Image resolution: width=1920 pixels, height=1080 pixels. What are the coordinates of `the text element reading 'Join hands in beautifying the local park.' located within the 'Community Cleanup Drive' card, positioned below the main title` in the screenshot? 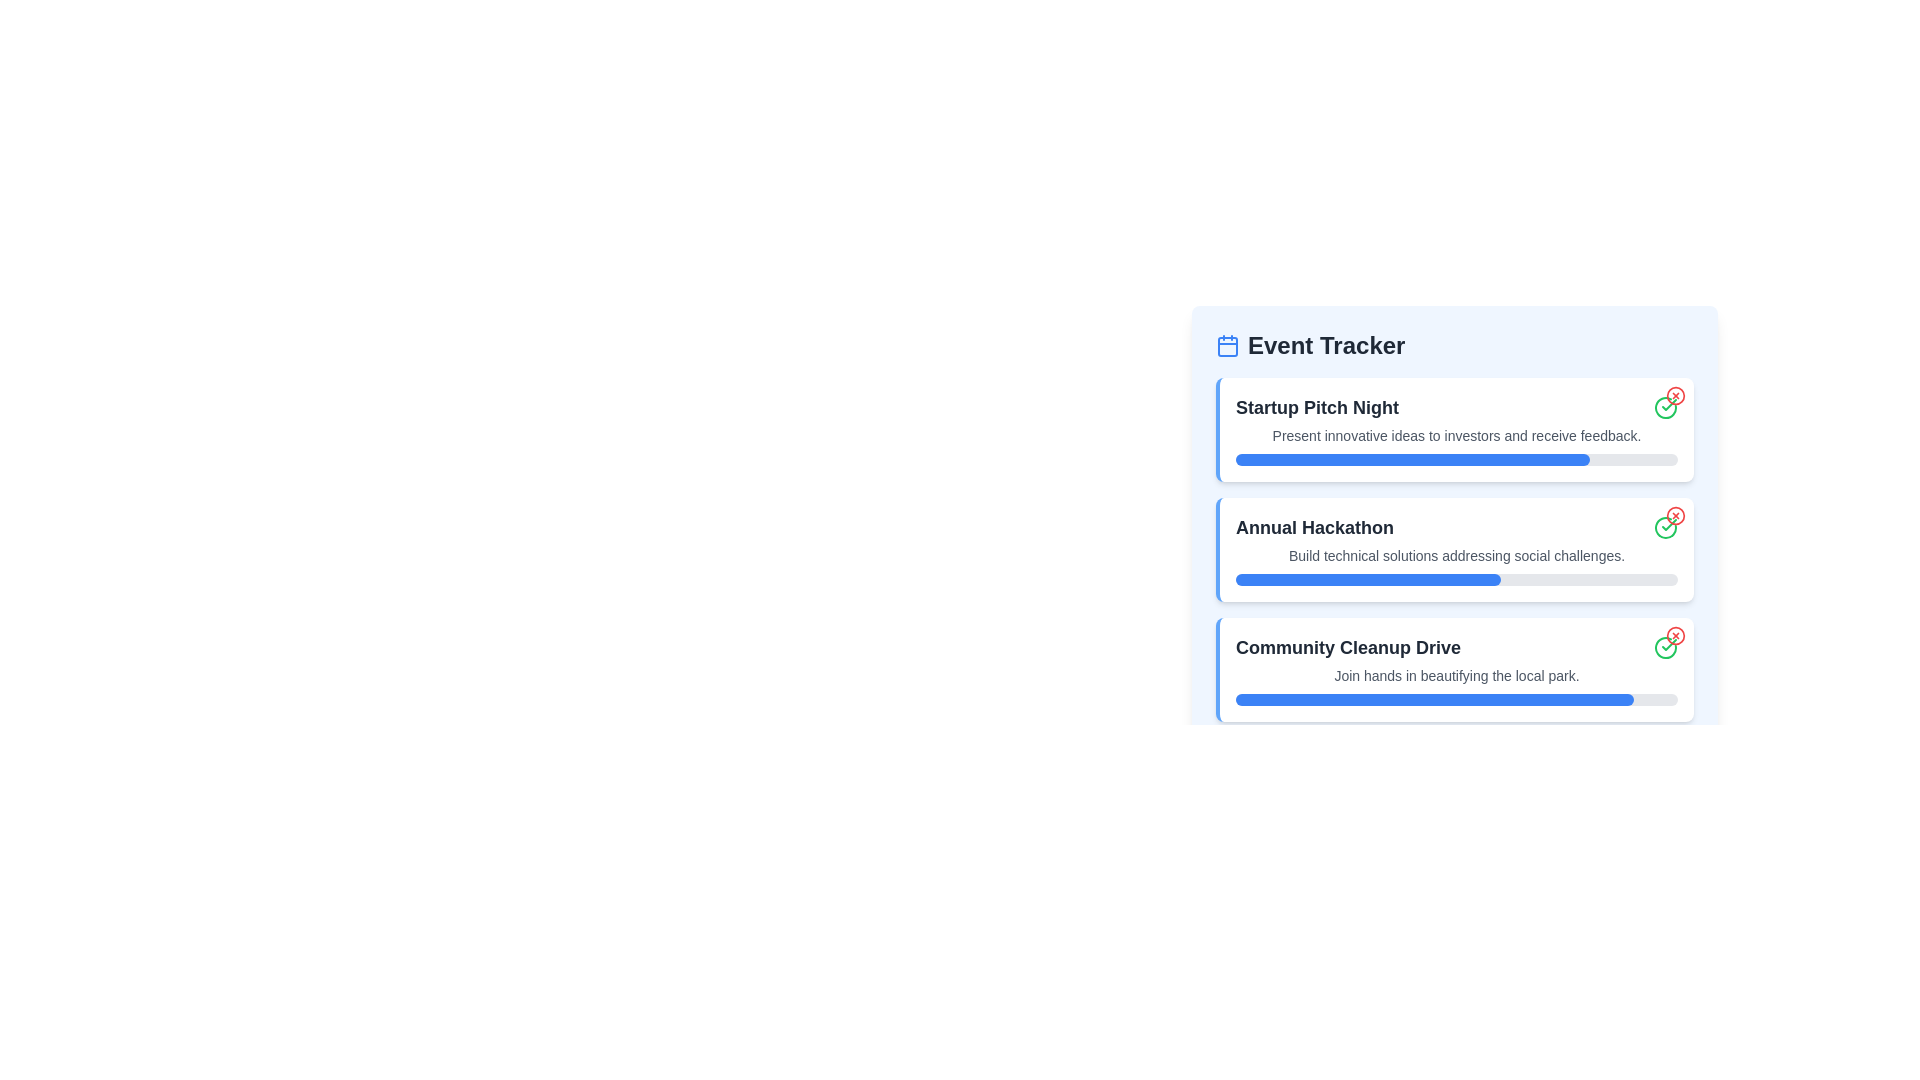 It's located at (1457, 675).